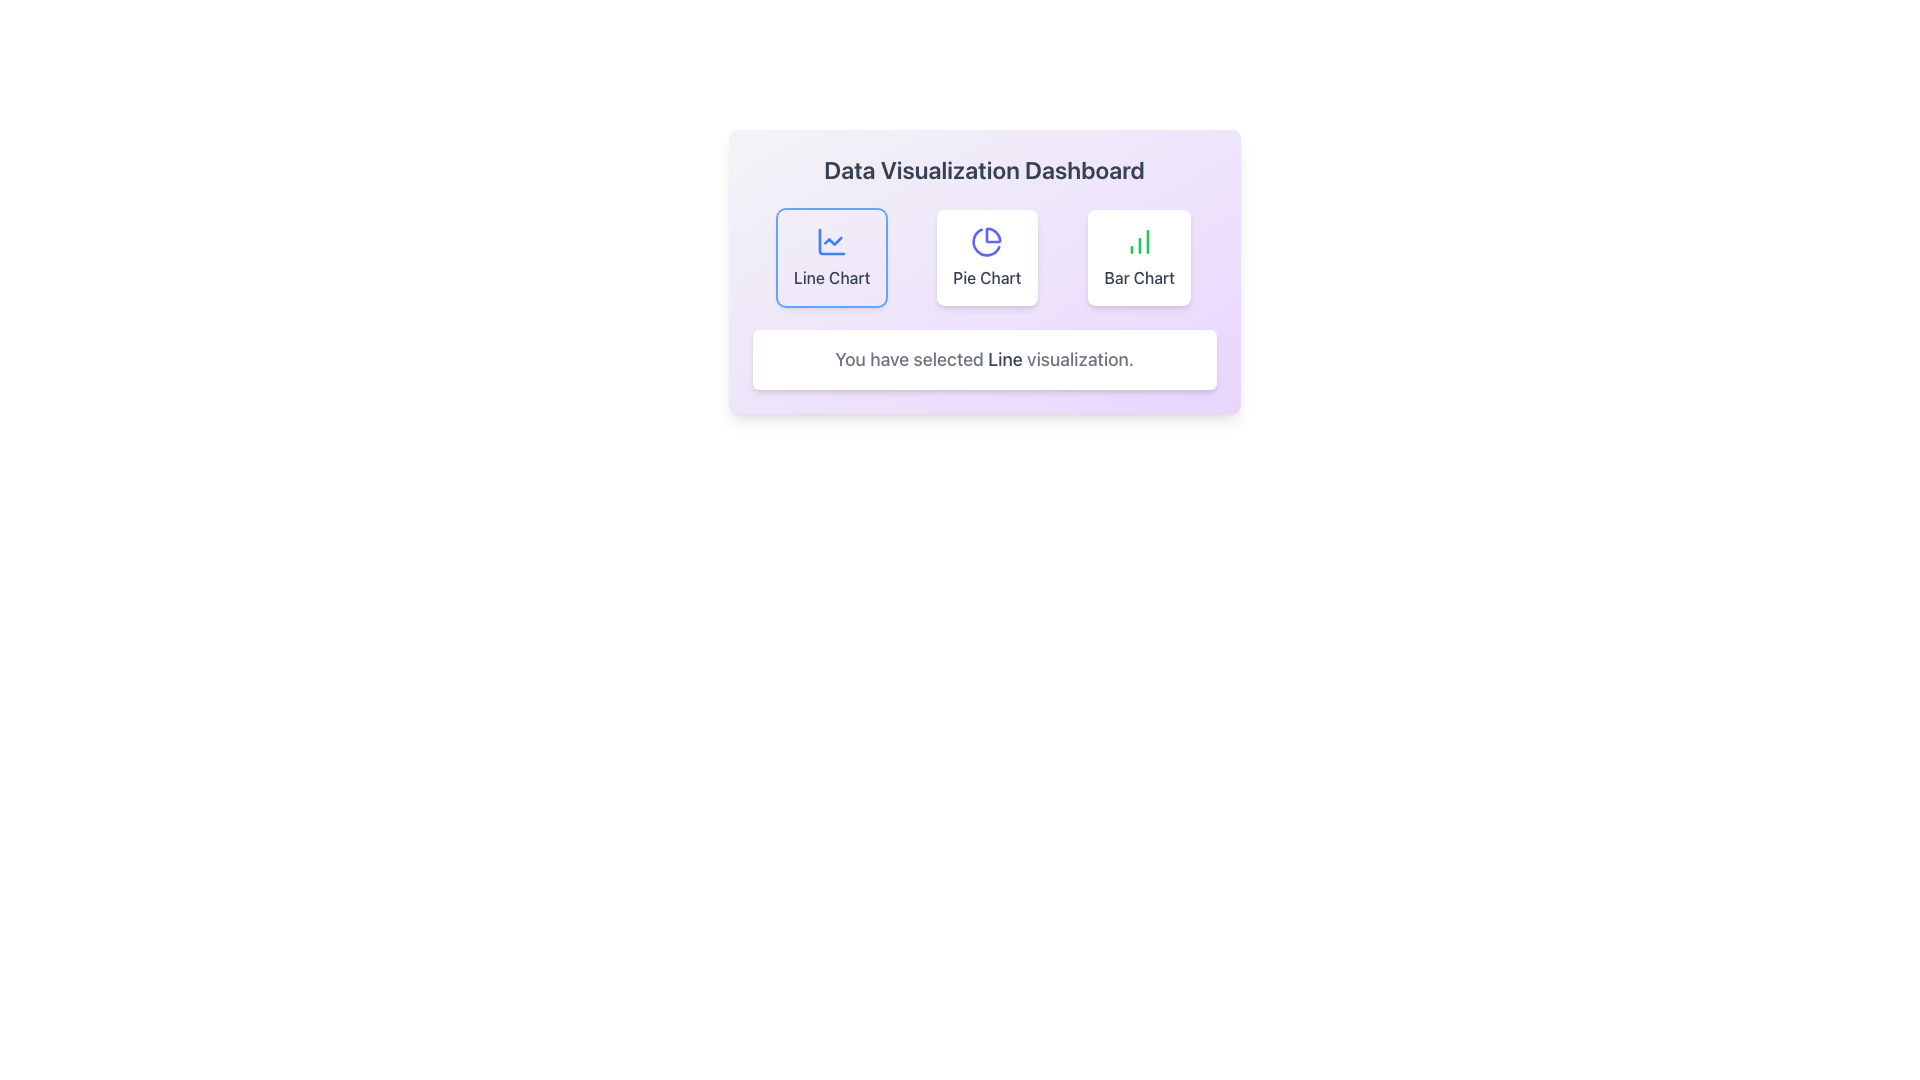  I want to click on the small blue line chart icon inside the 'Line Chart' button, which is the leftmost button in a row of three buttons labeled 'Line Chart,' 'Pie Chart,' and 'Bar Chart.', so click(833, 240).